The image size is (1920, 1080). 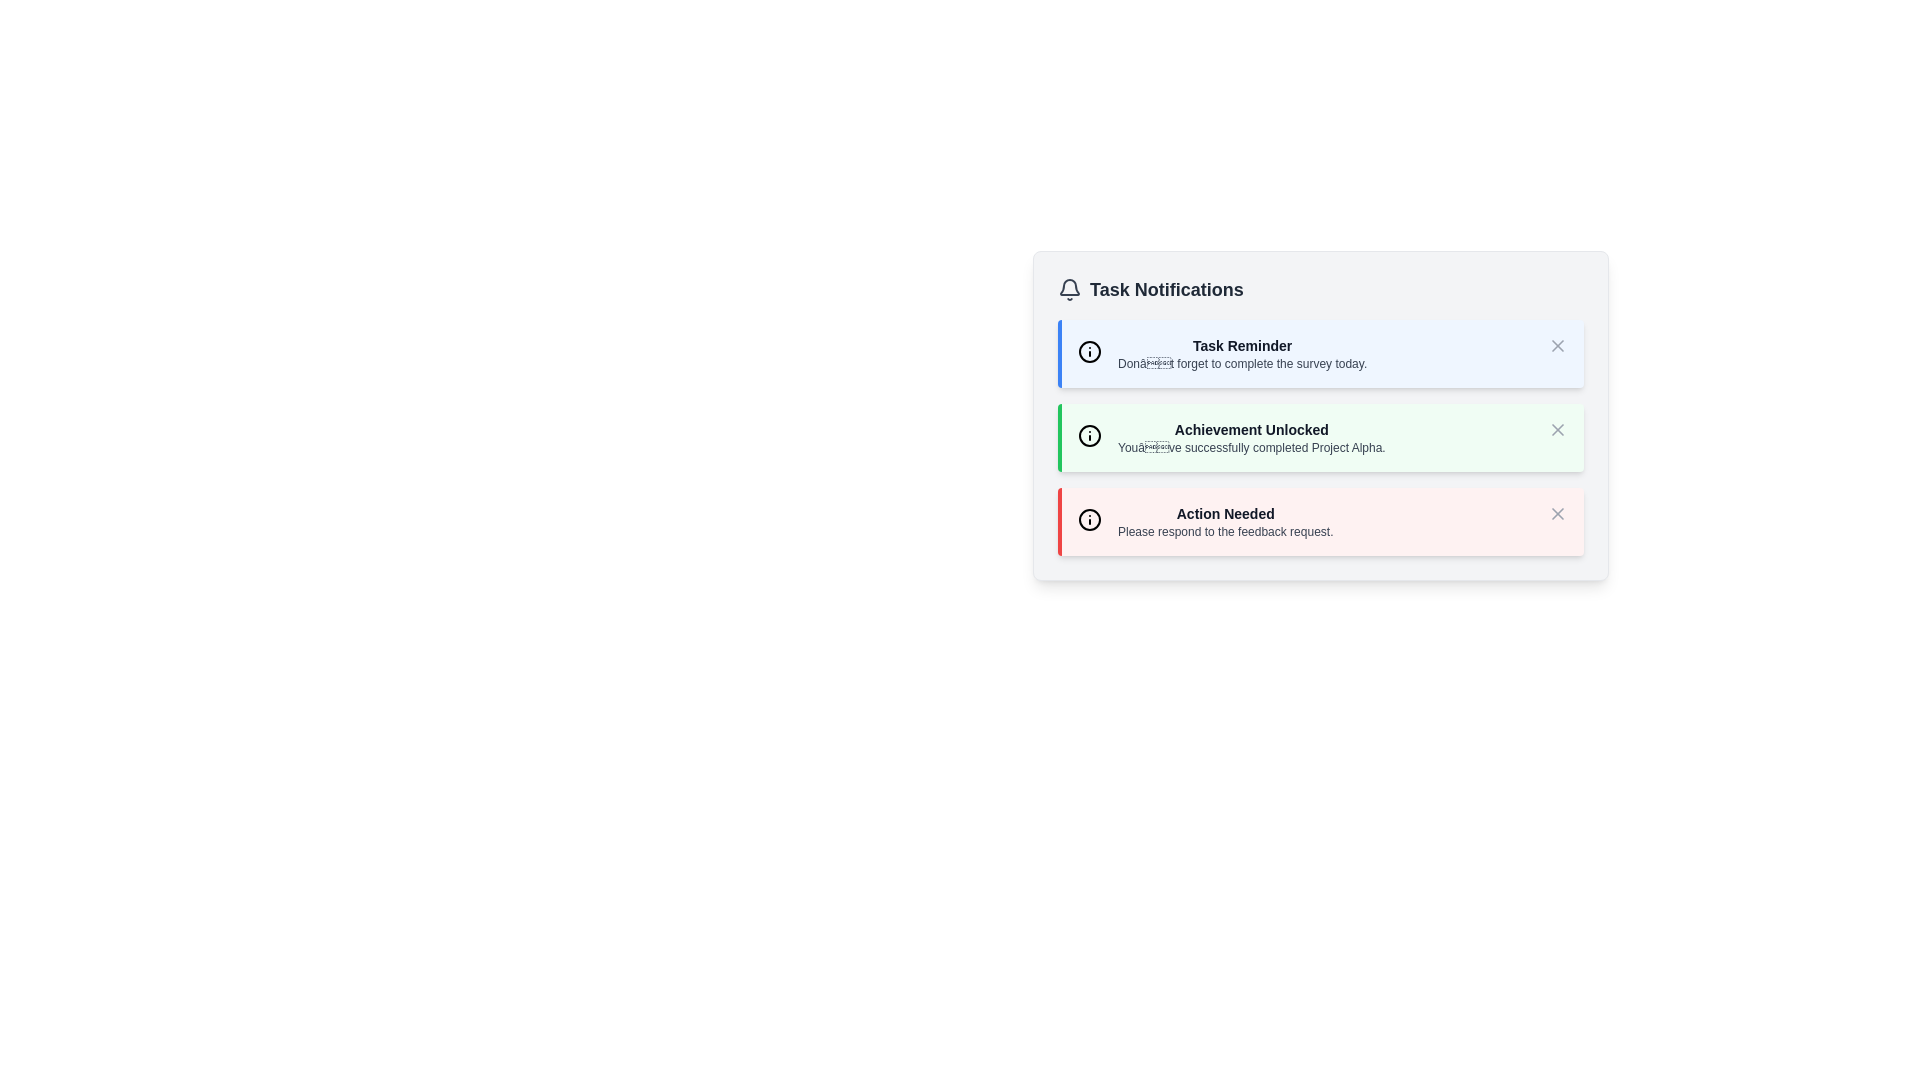 What do you see at coordinates (1320, 520) in the screenshot?
I see `the third Notification Card in the vertically stacked list, located between the 'Achievement Unlocked' card and no other cards` at bounding box center [1320, 520].